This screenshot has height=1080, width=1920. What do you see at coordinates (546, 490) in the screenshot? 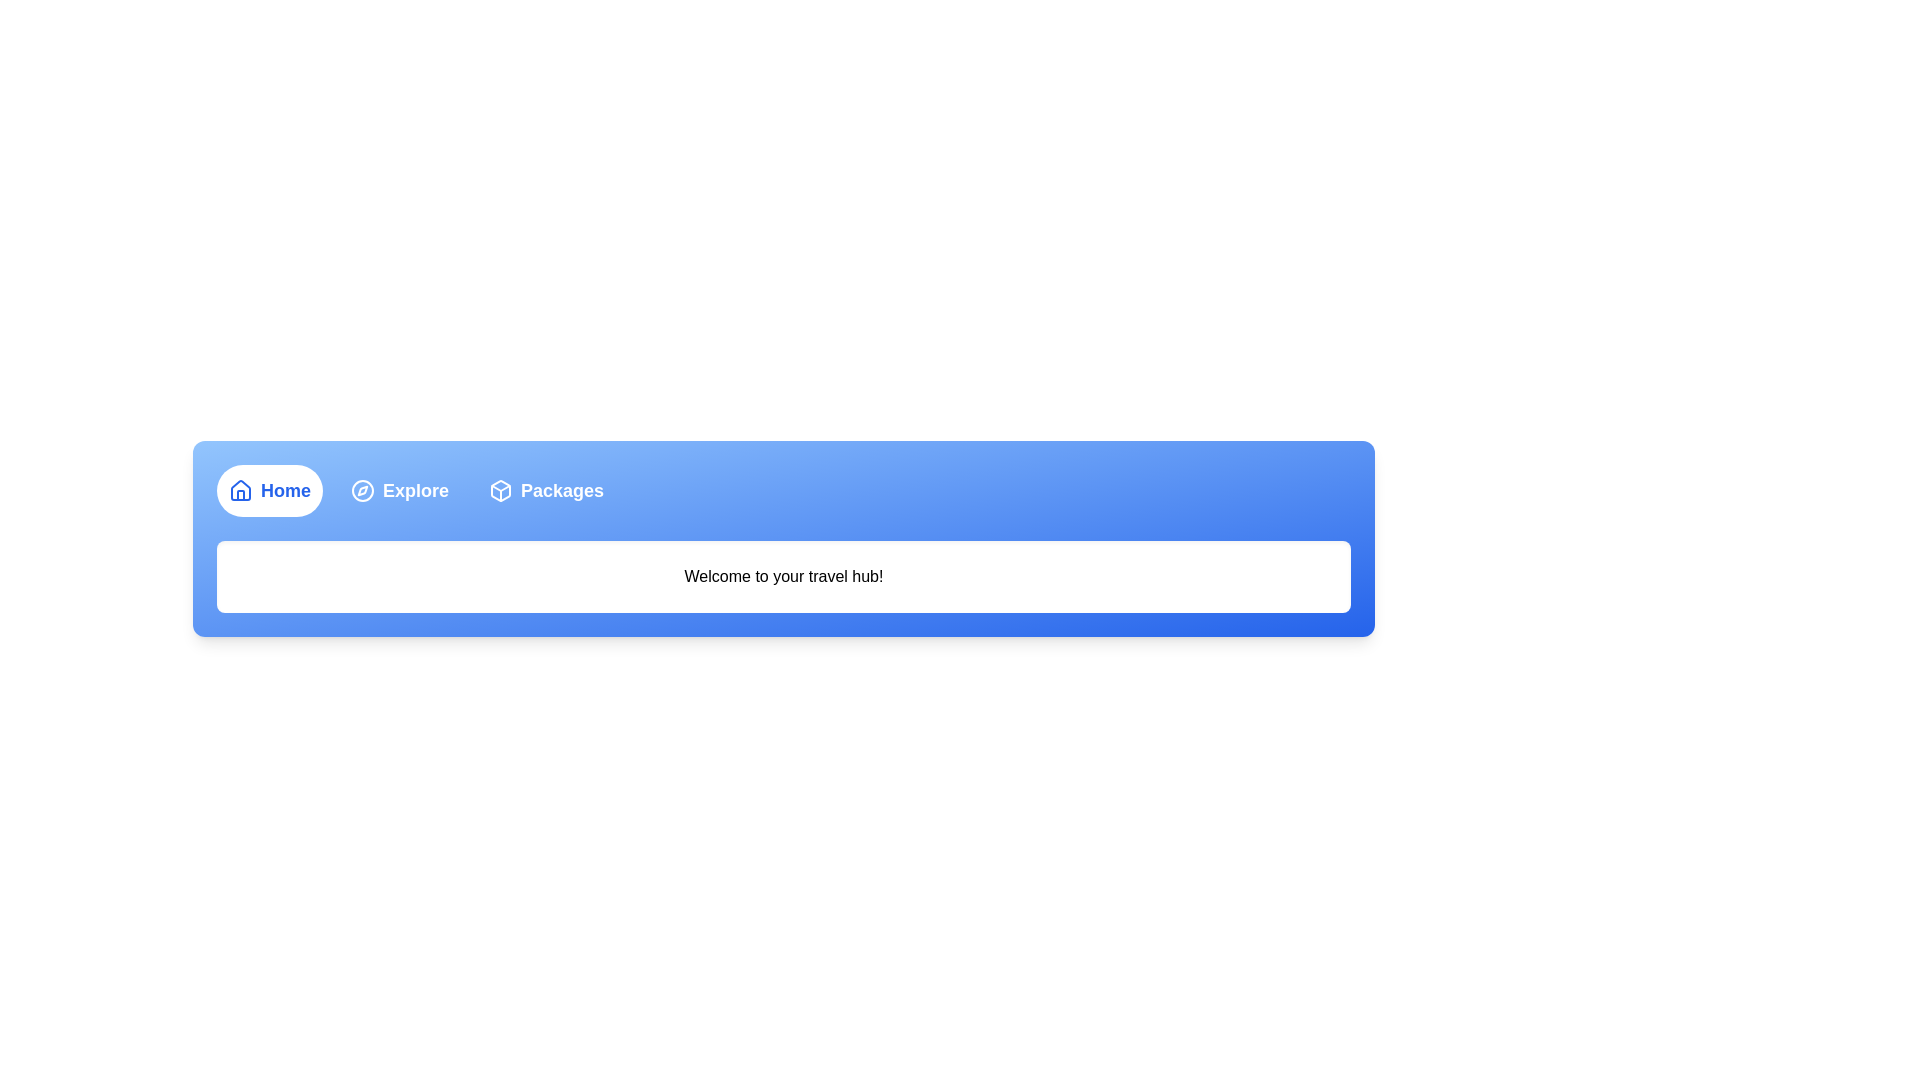
I see `the Packages tab by clicking its respective button` at bounding box center [546, 490].